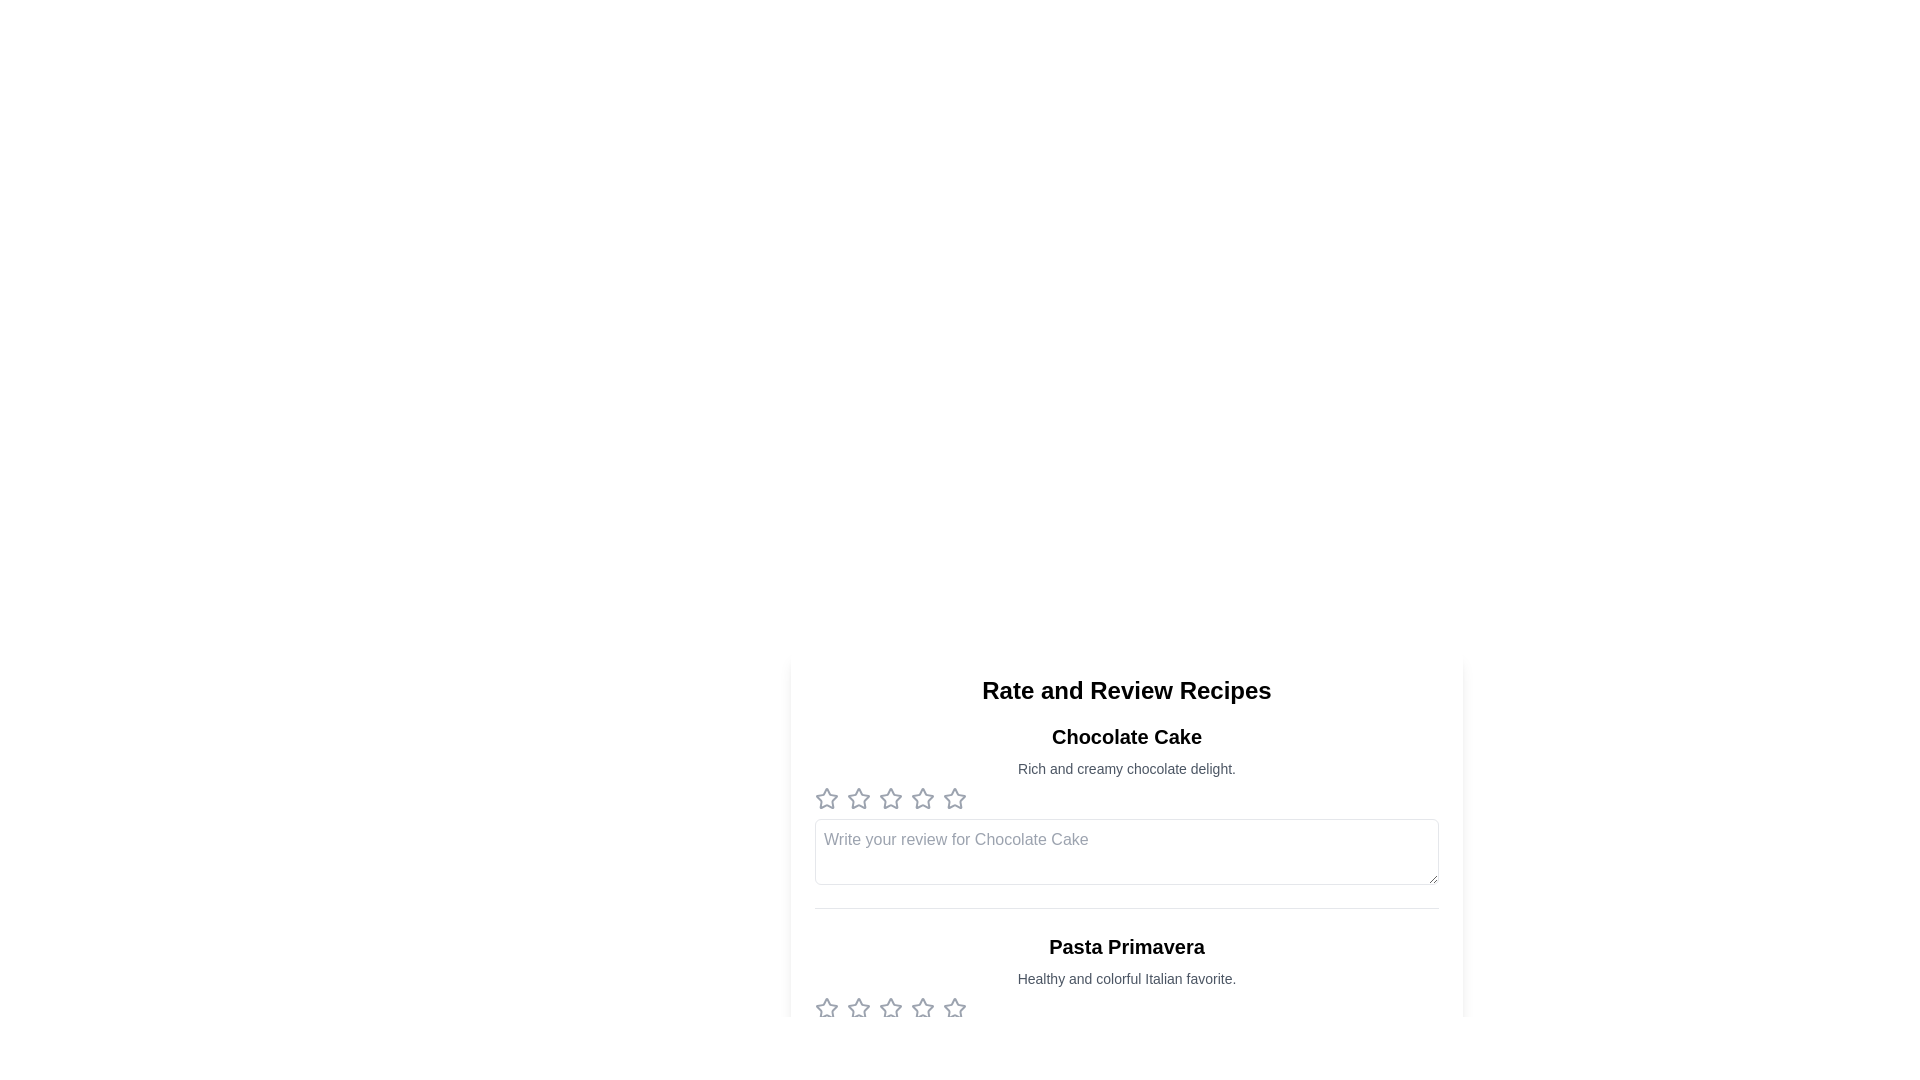  Describe the element at coordinates (826, 797) in the screenshot. I see `the first star icon for rating under the 'Chocolate Cake' section to assign a rating of one star` at that location.